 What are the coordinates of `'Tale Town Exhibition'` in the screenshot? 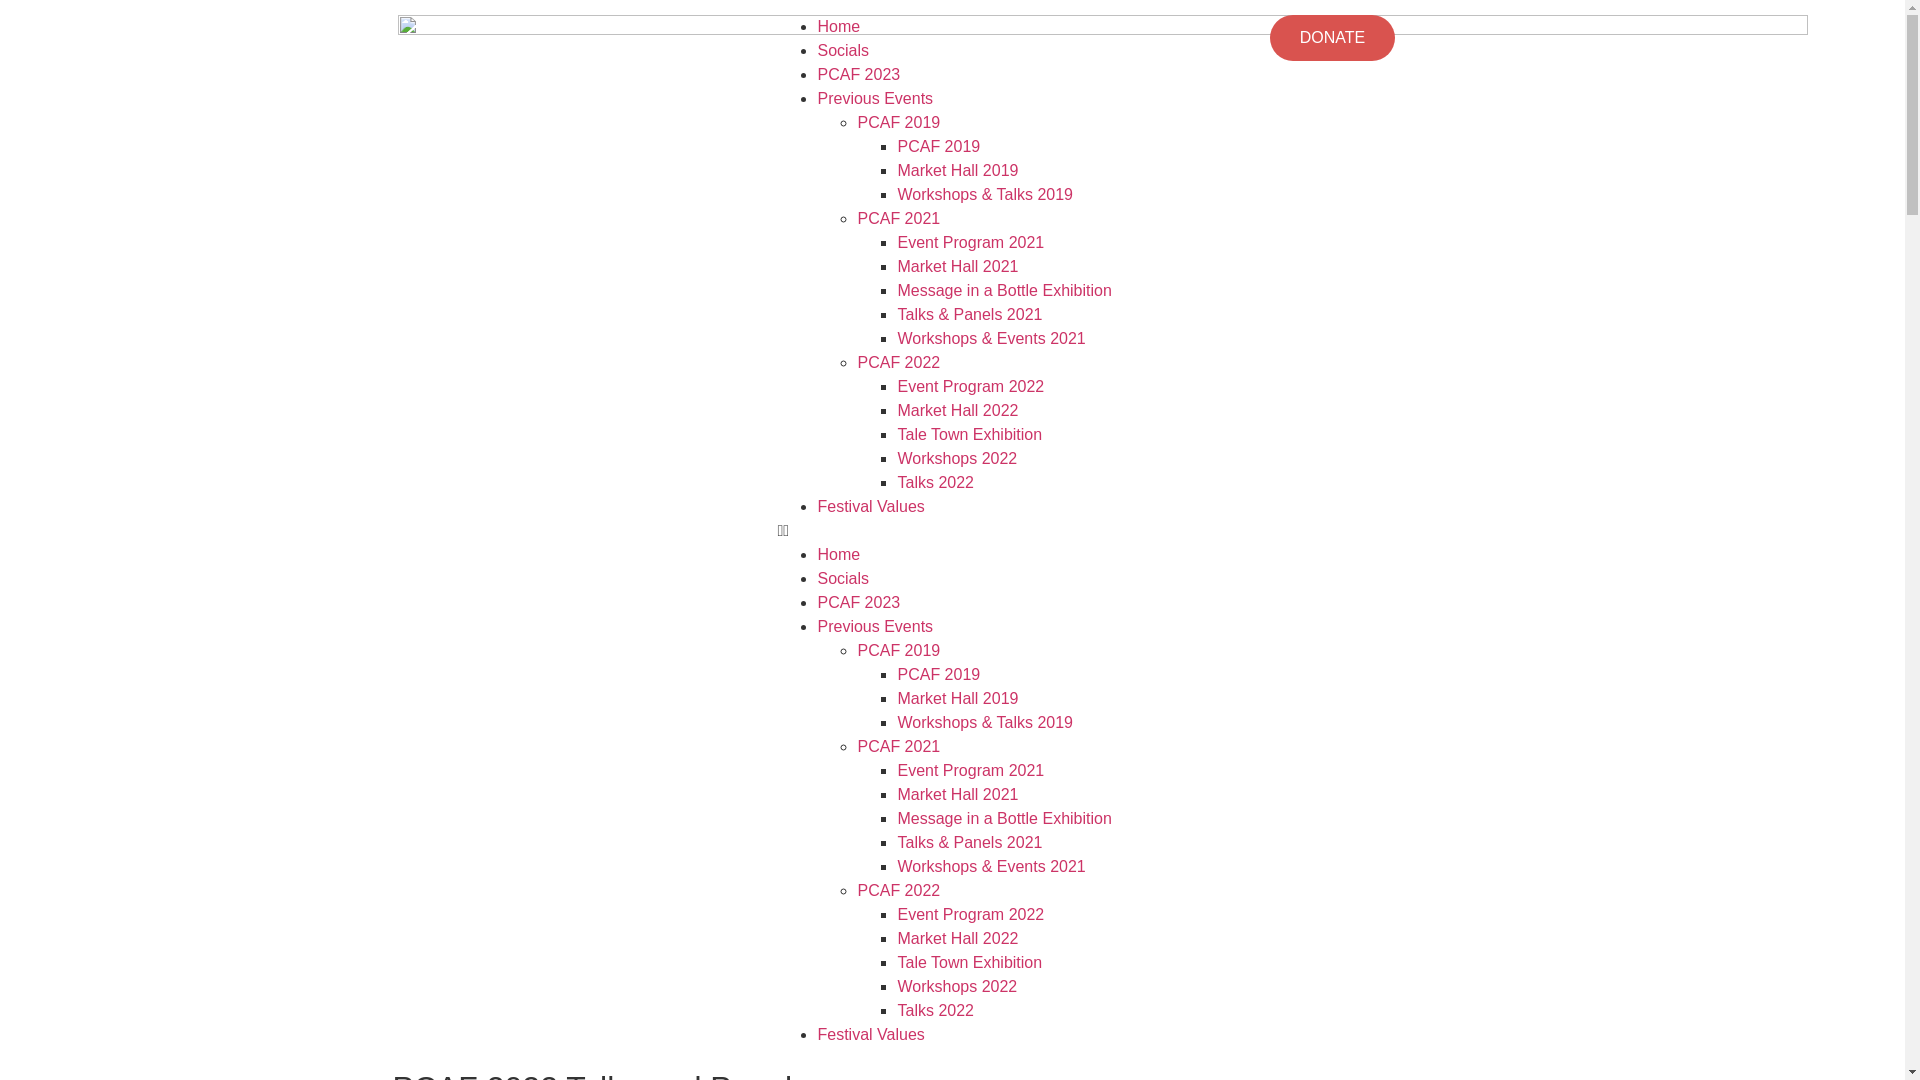 It's located at (896, 961).